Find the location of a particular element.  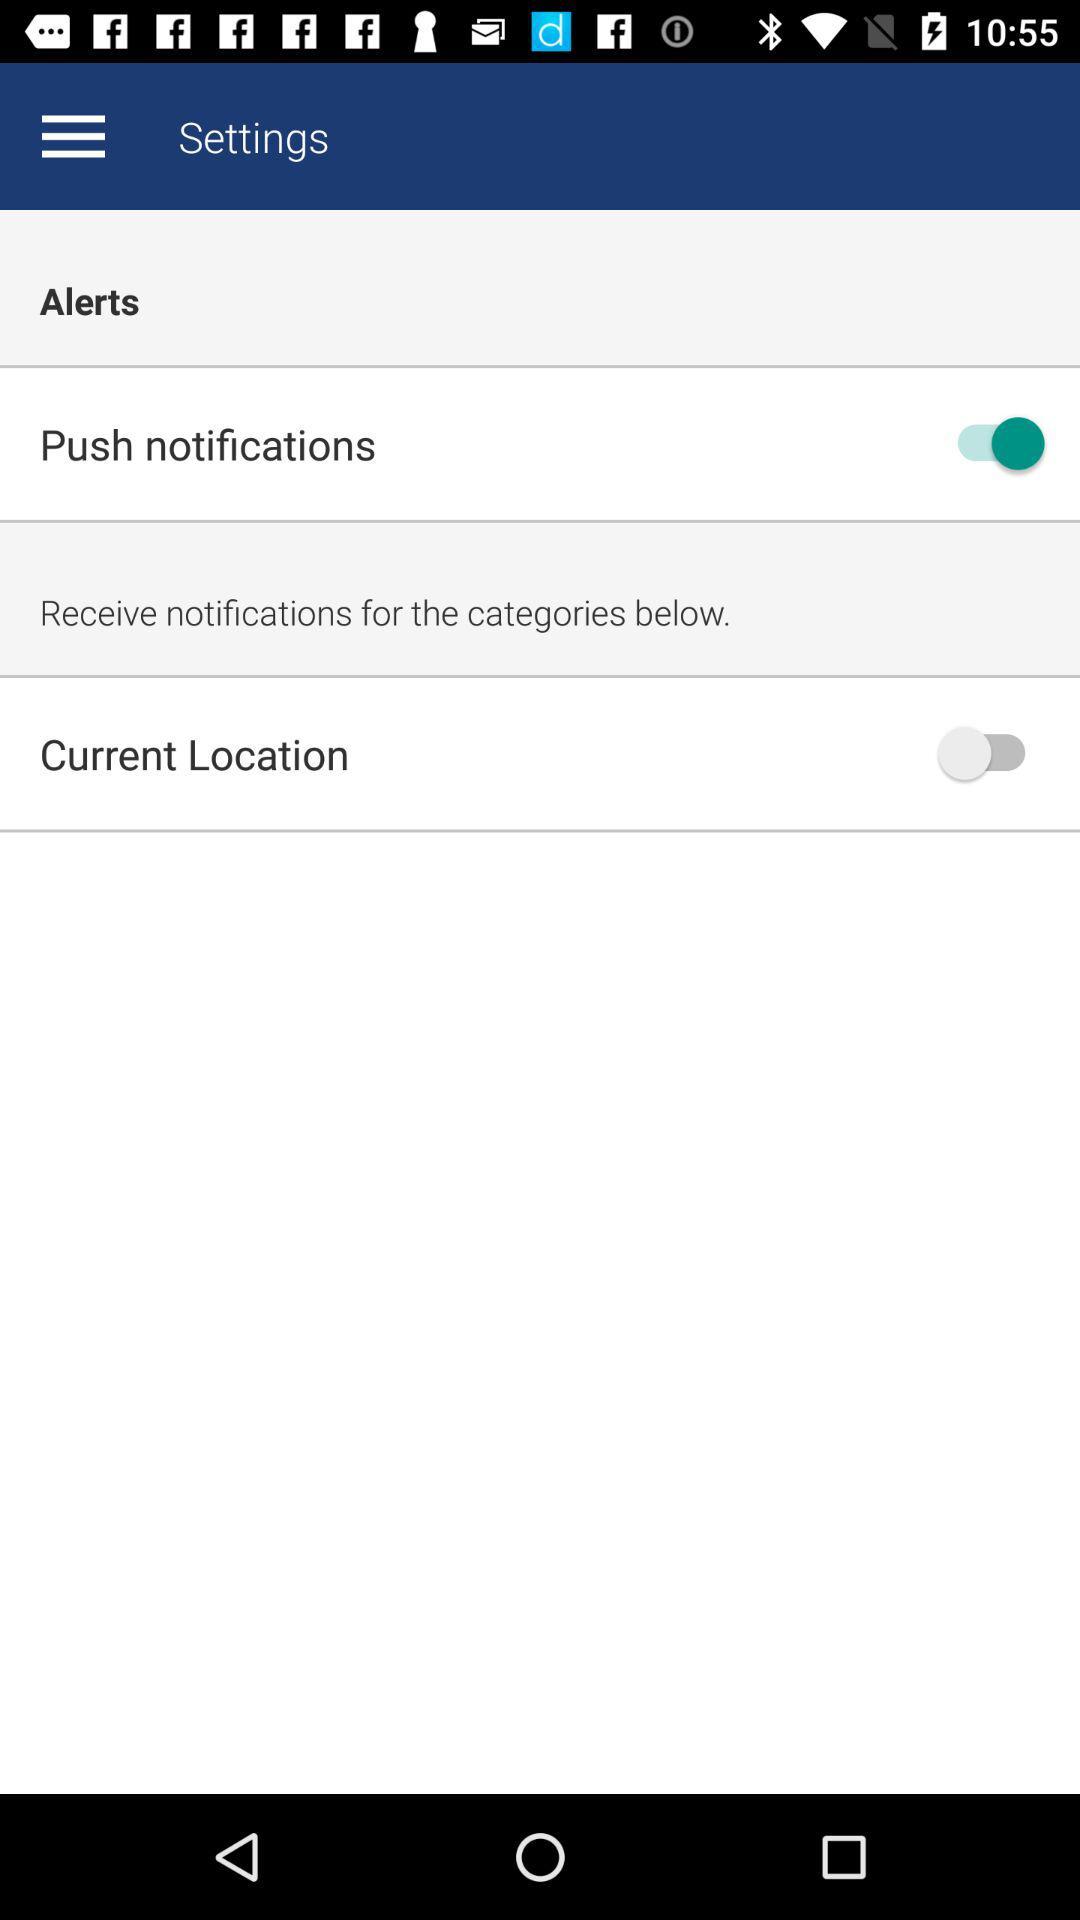

icon at the top left corner is located at coordinates (72, 135).